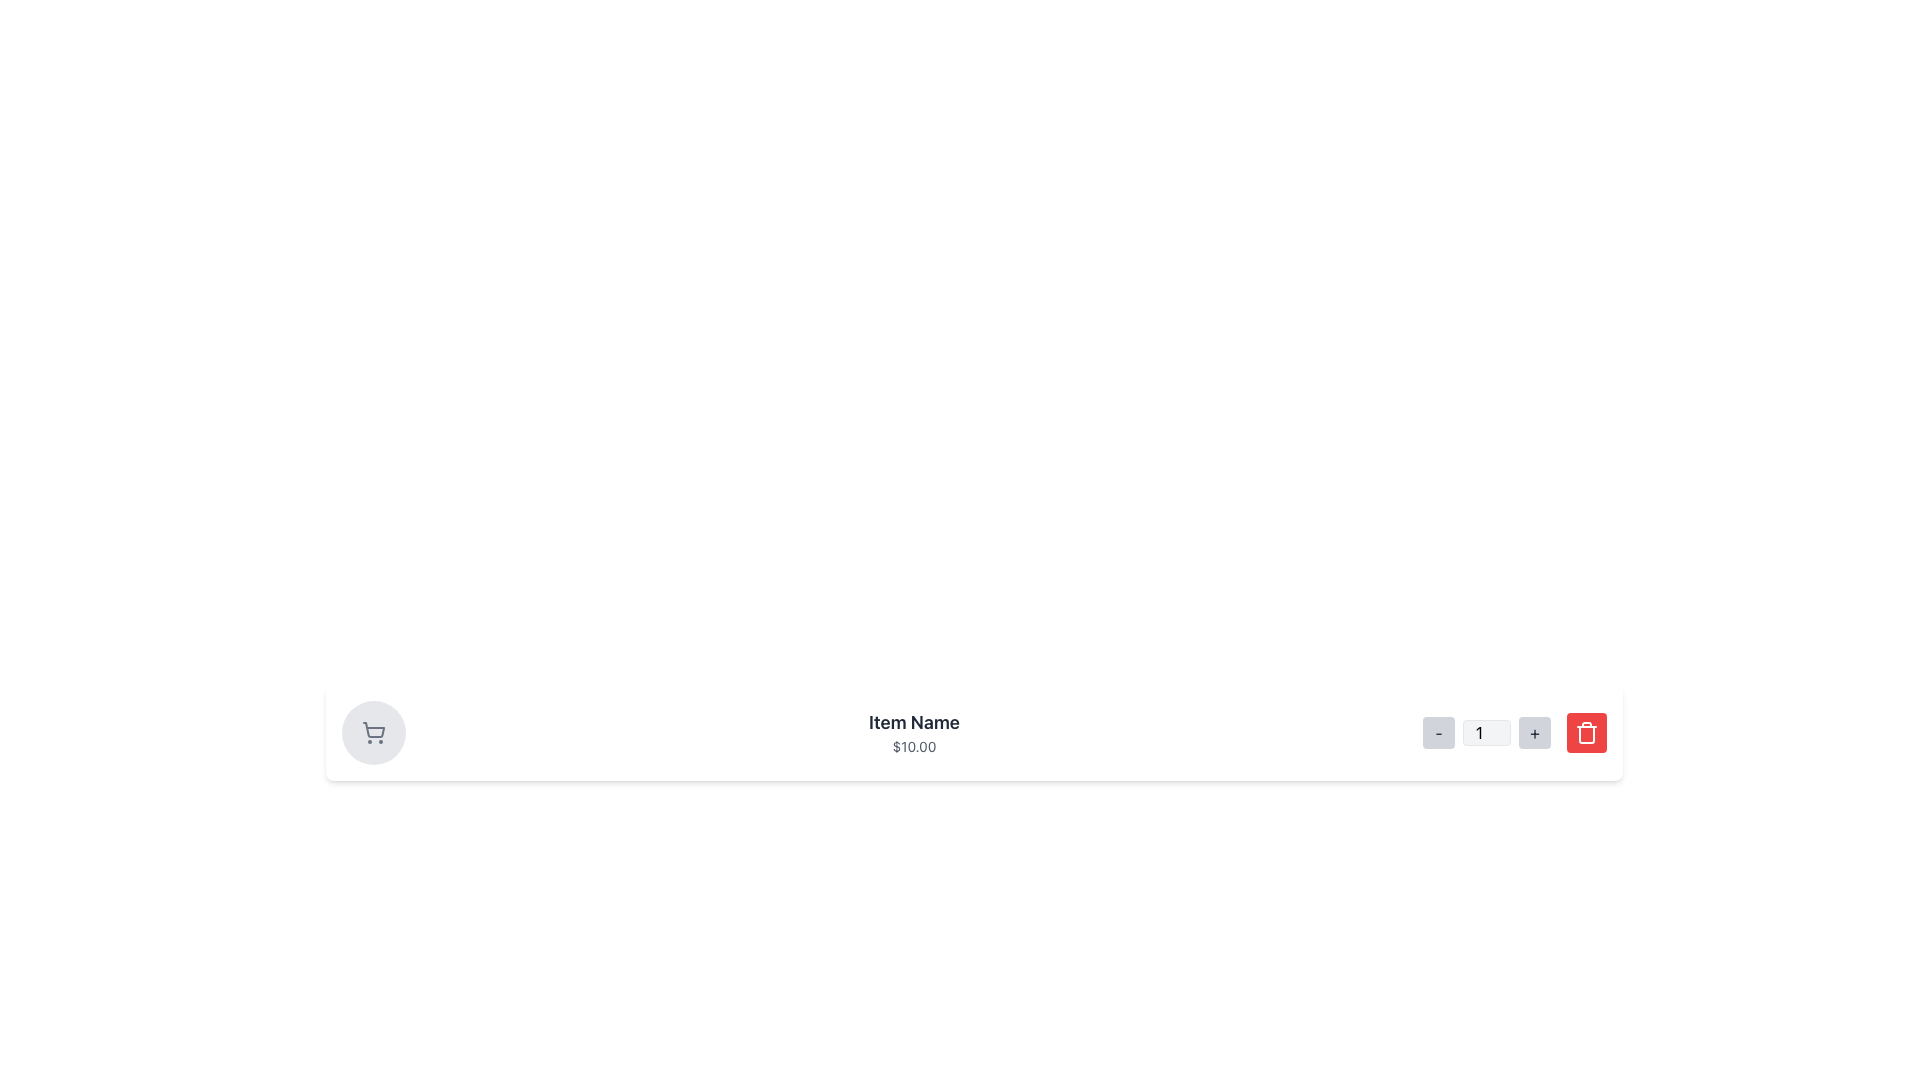 The width and height of the screenshot is (1920, 1080). What do you see at coordinates (374, 732) in the screenshot?
I see `the shopping cart icon with a gray stroke, located in a light-gray circular background, positioned on the far-left side of the row above the 'Item Name' text` at bounding box center [374, 732].